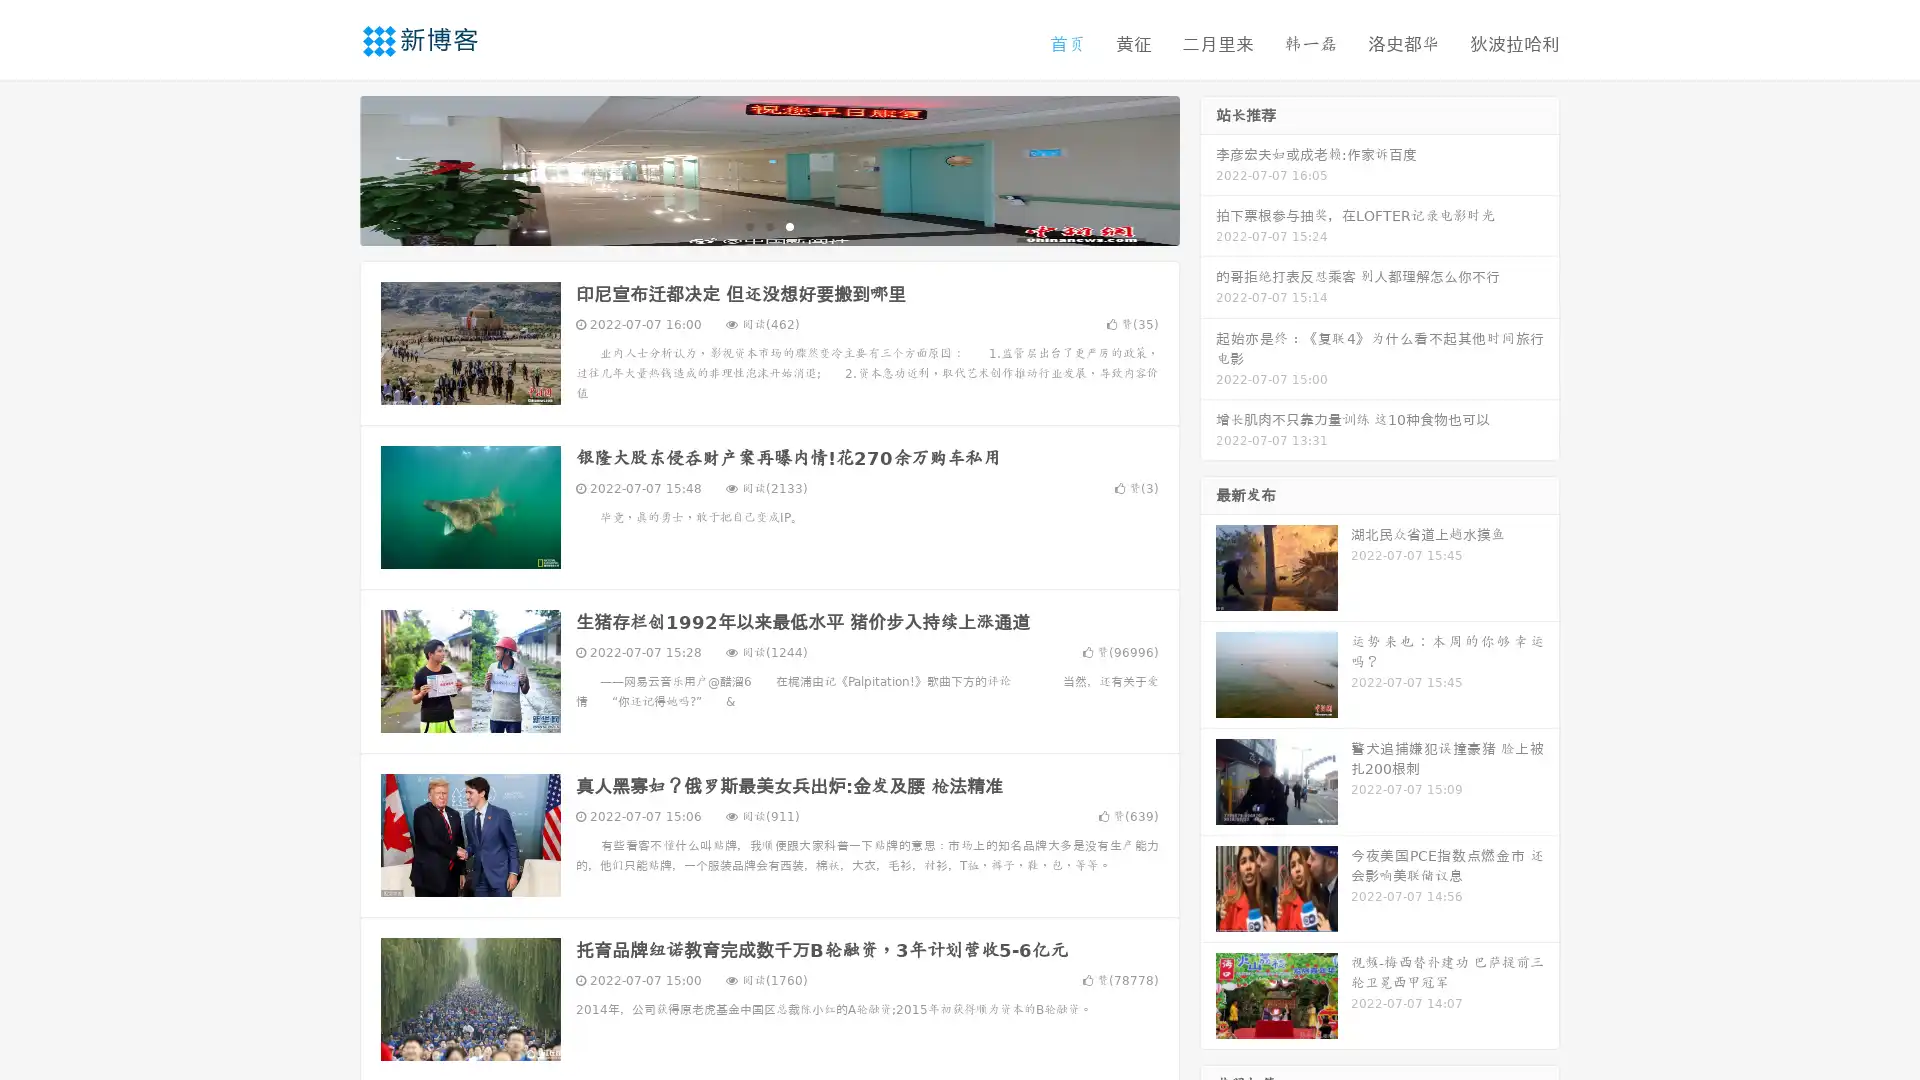  Describe the element at coordinates (748, 225) in the screenshot. I see `Go to slide 1` at that location.